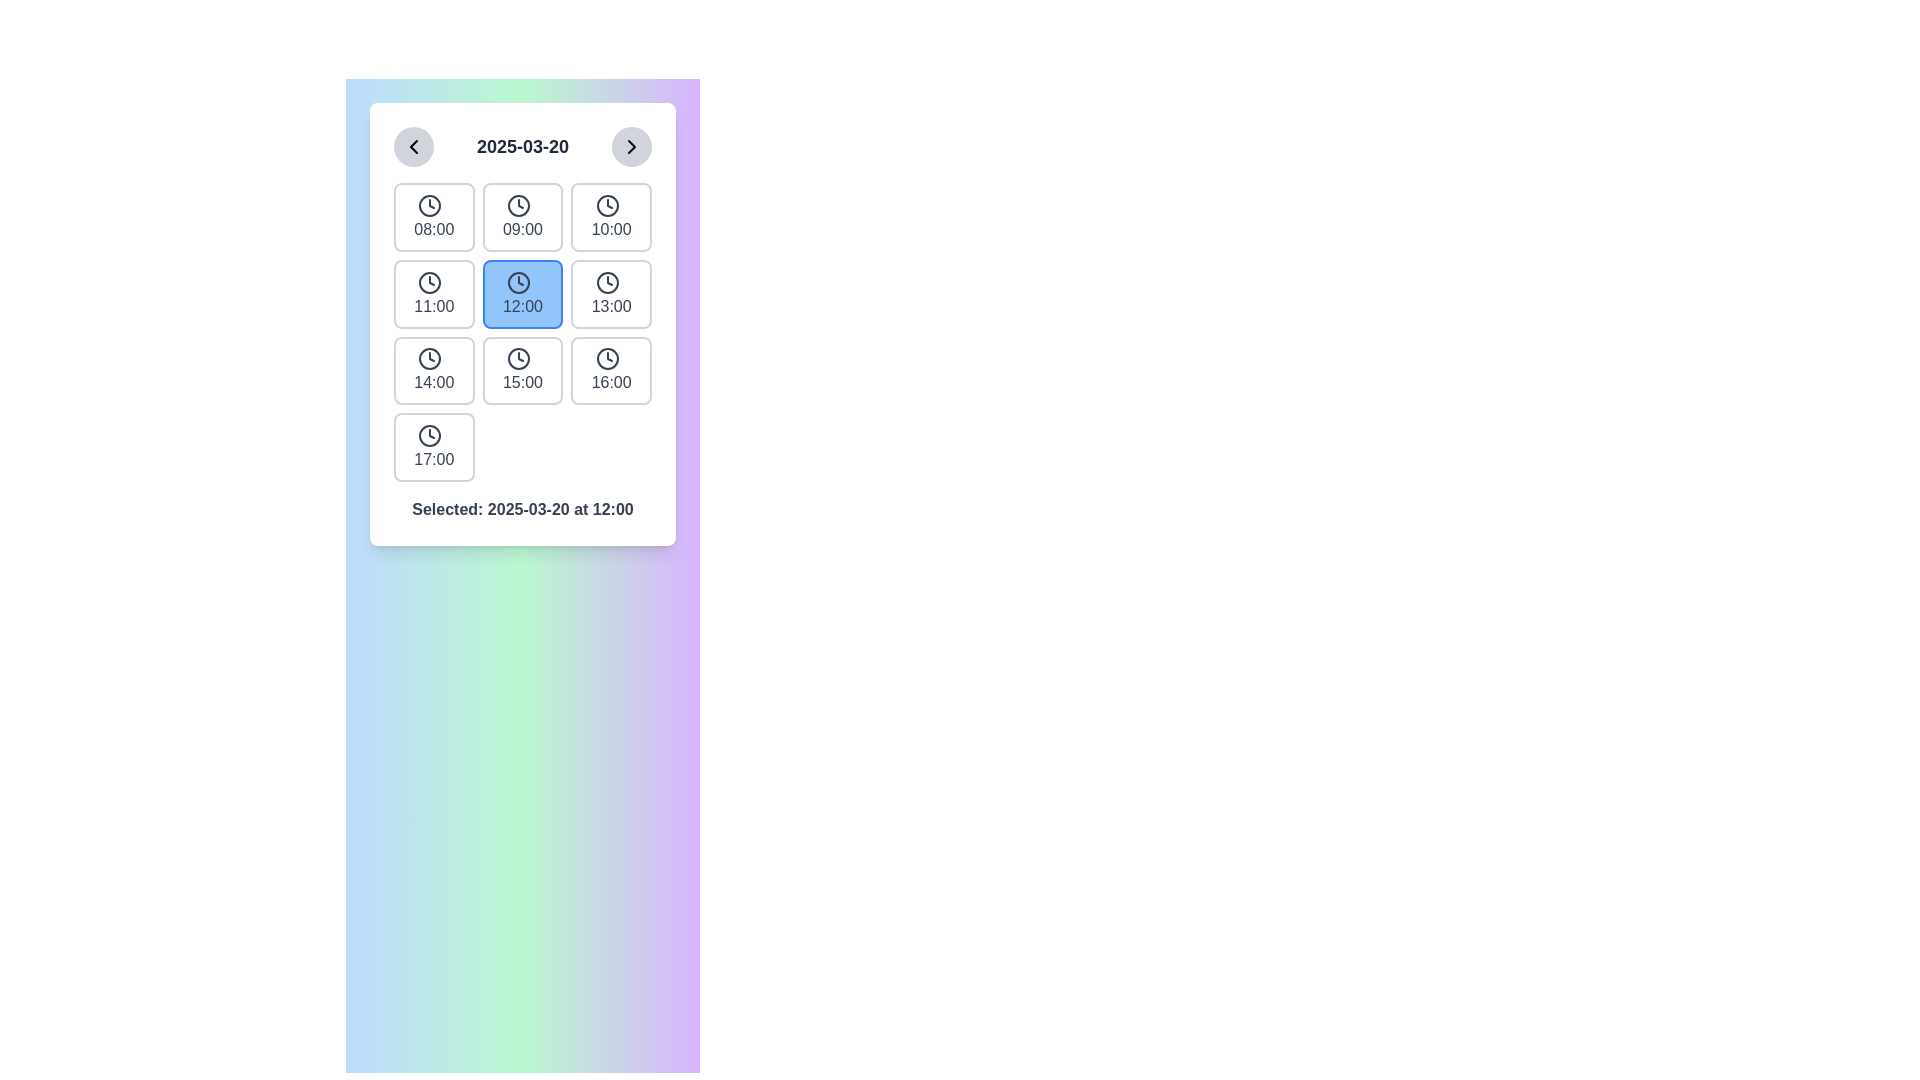 This screenshot has height=1080, width=1920. Describe the element at coordinates (610, 217) in the screenshot. I see `the selectable time slot button for '10:00', which is located in the second column of the top row of time selection options` at that location.